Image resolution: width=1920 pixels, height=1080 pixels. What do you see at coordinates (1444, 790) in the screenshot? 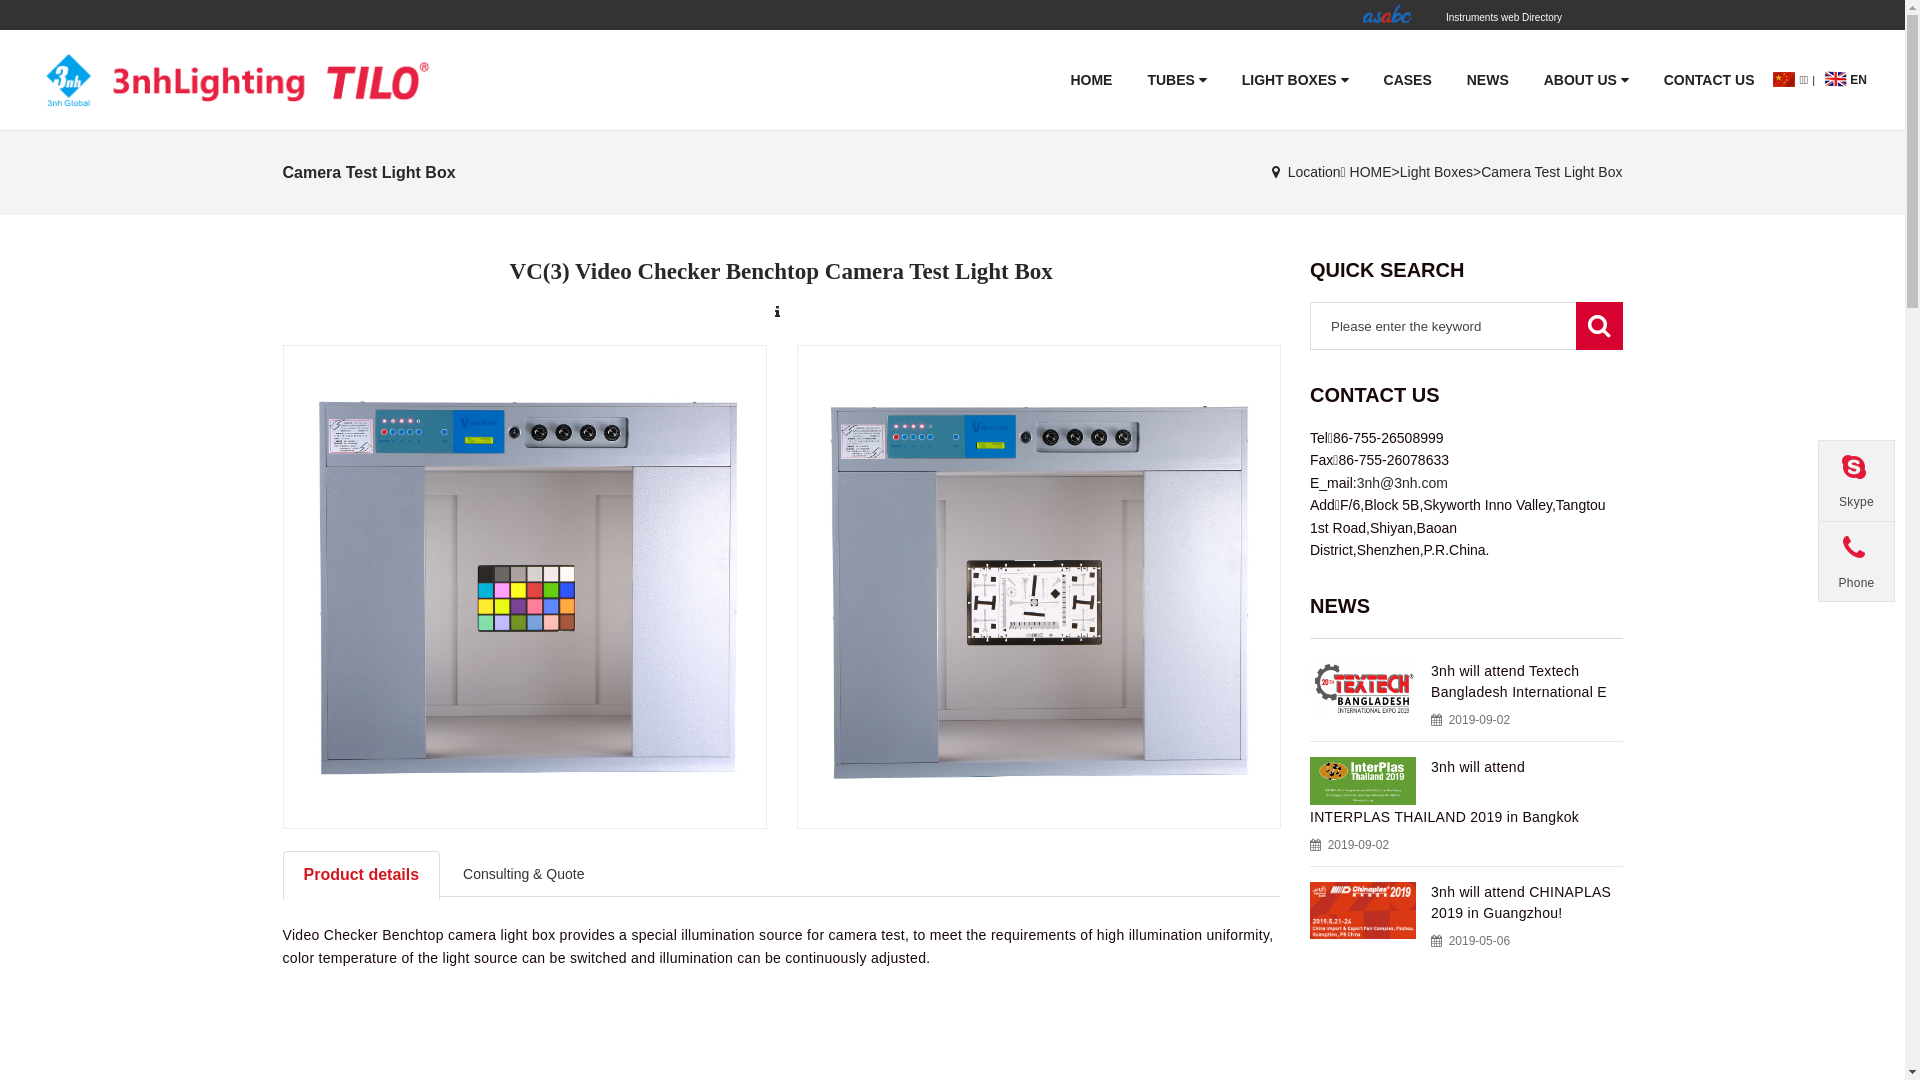
I see `'3nh will attend INTERPLAS THAILAND 2019 in Bangkok'` at bounding box center [1444, 790].